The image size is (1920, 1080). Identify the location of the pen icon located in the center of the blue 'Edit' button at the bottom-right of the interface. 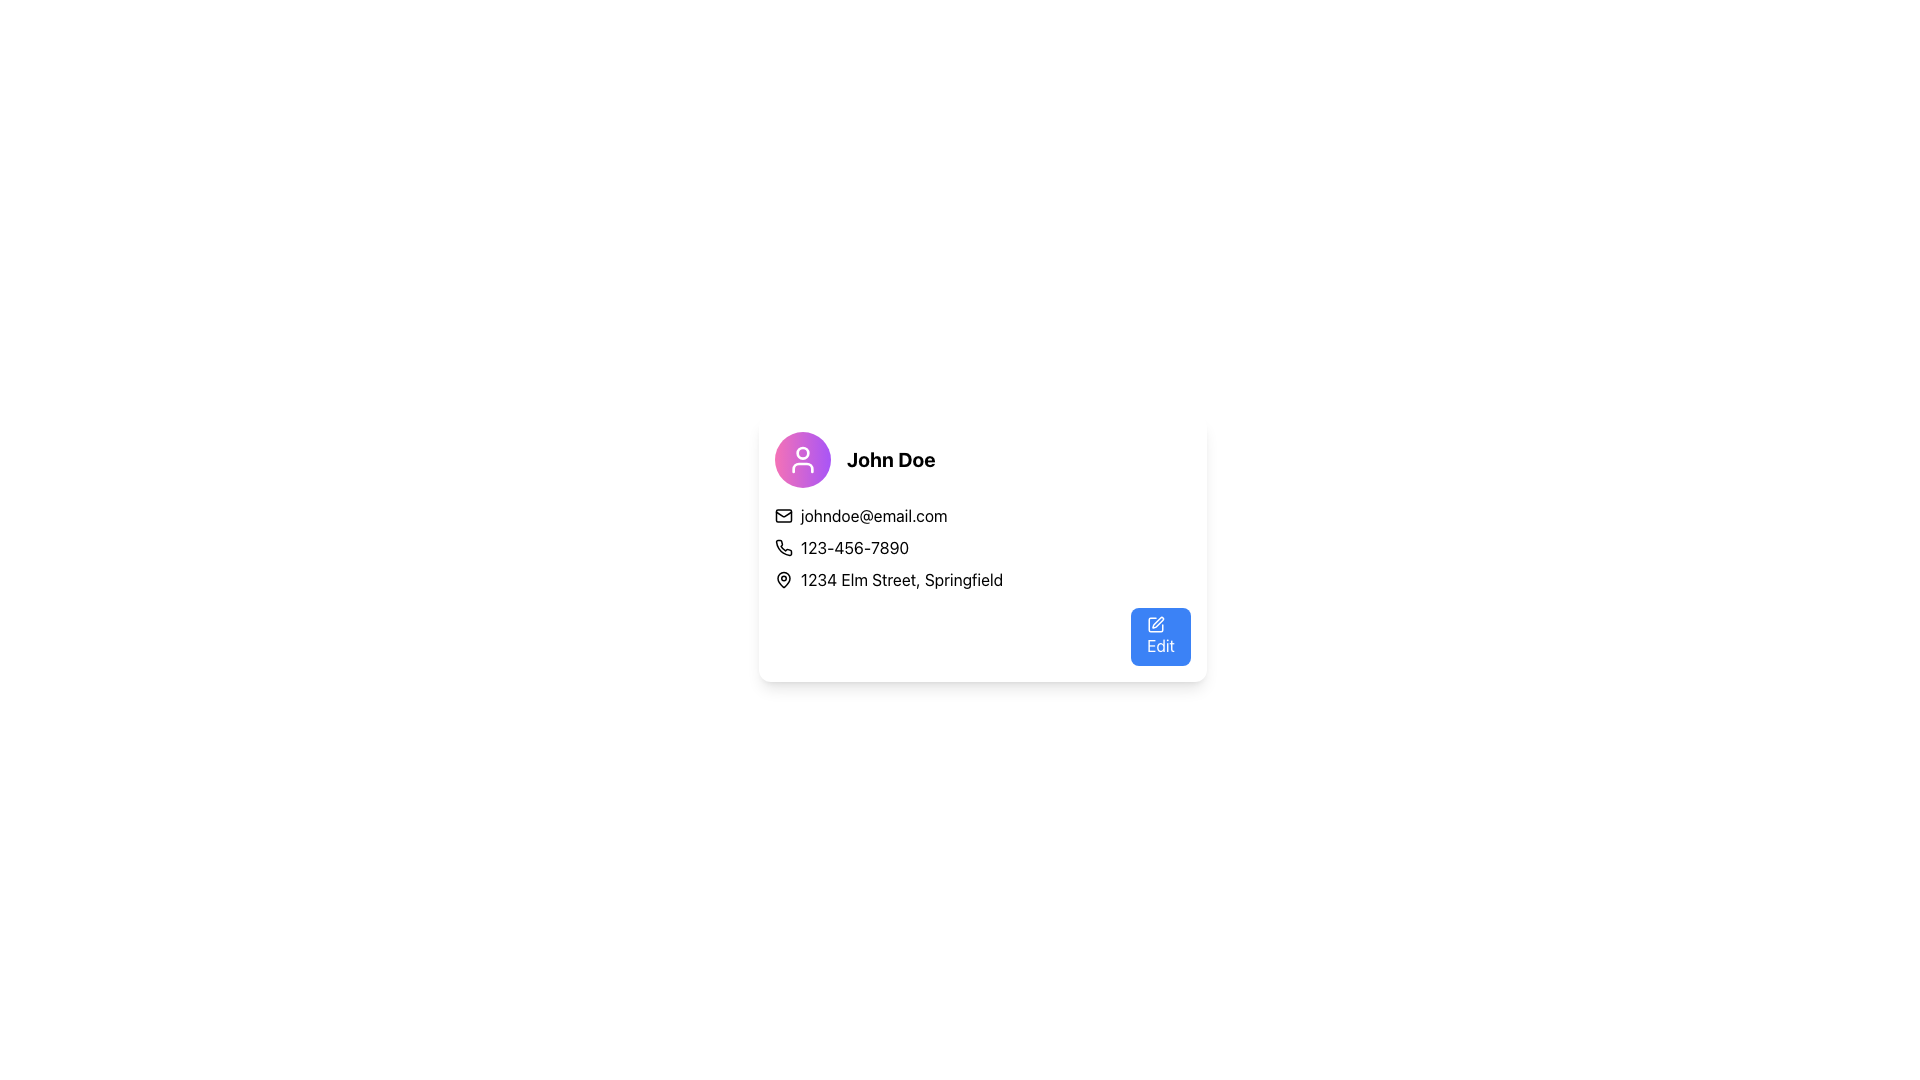
(1158, 621).